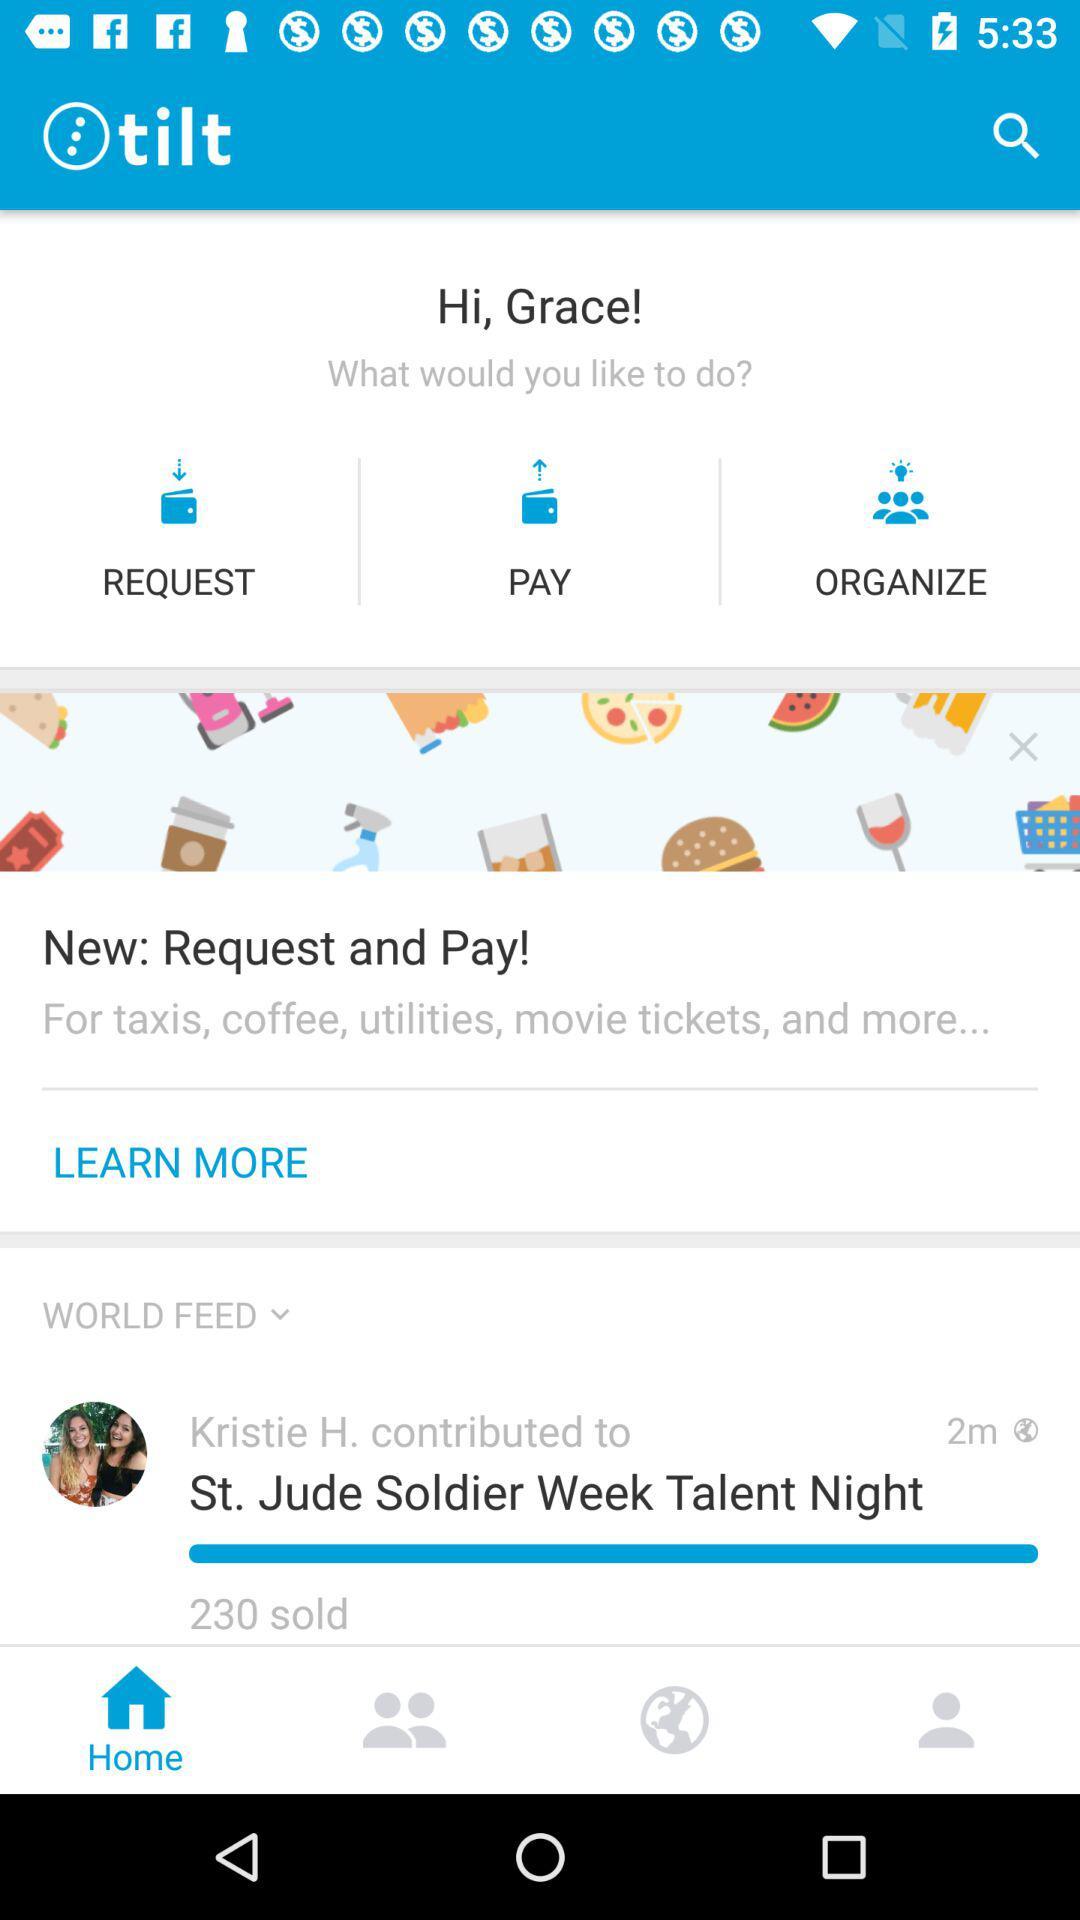 This screenshot has width=1080, height=1920. I want to click on item on the right, so click(1023, 745).